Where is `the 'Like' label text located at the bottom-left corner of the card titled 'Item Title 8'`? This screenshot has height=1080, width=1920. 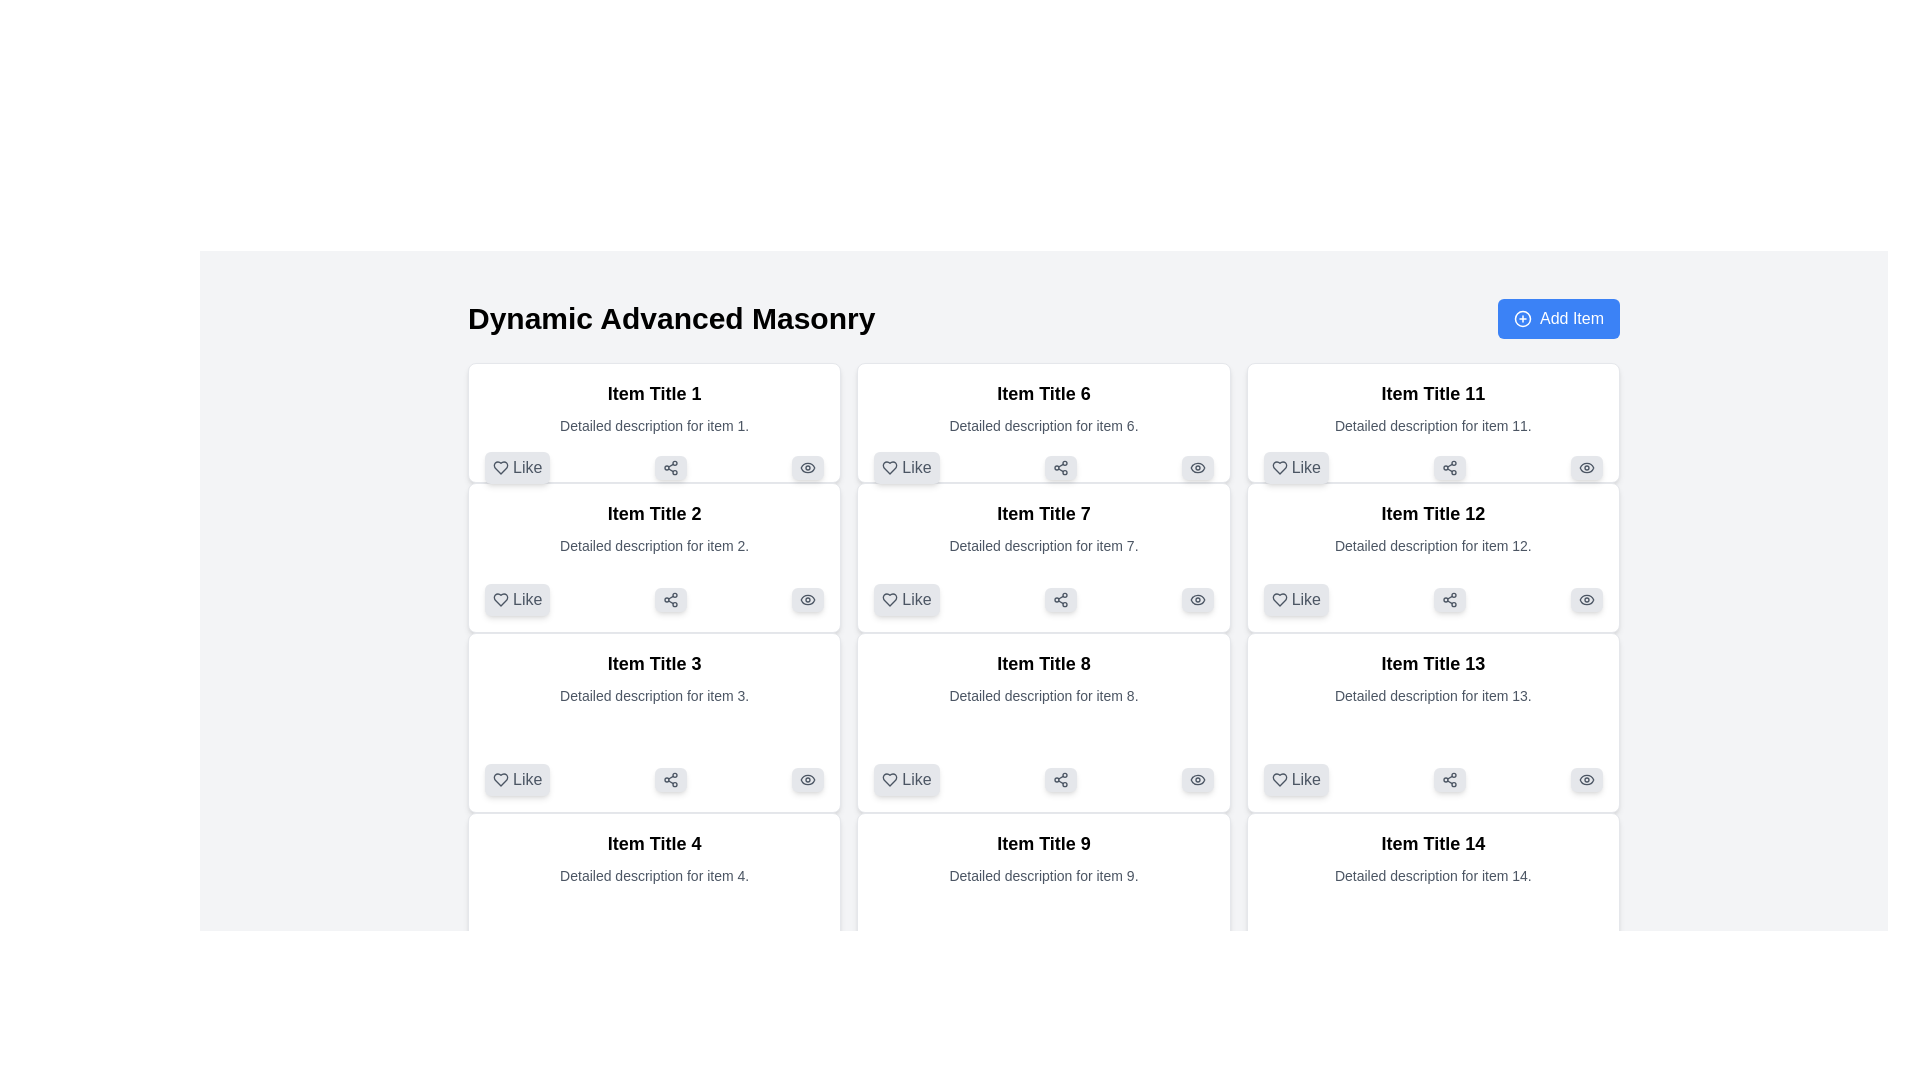 the 'Like' label text located at the bottom-left corner of the card titled 'Item Title 8' is located at coordinates (915, 778).